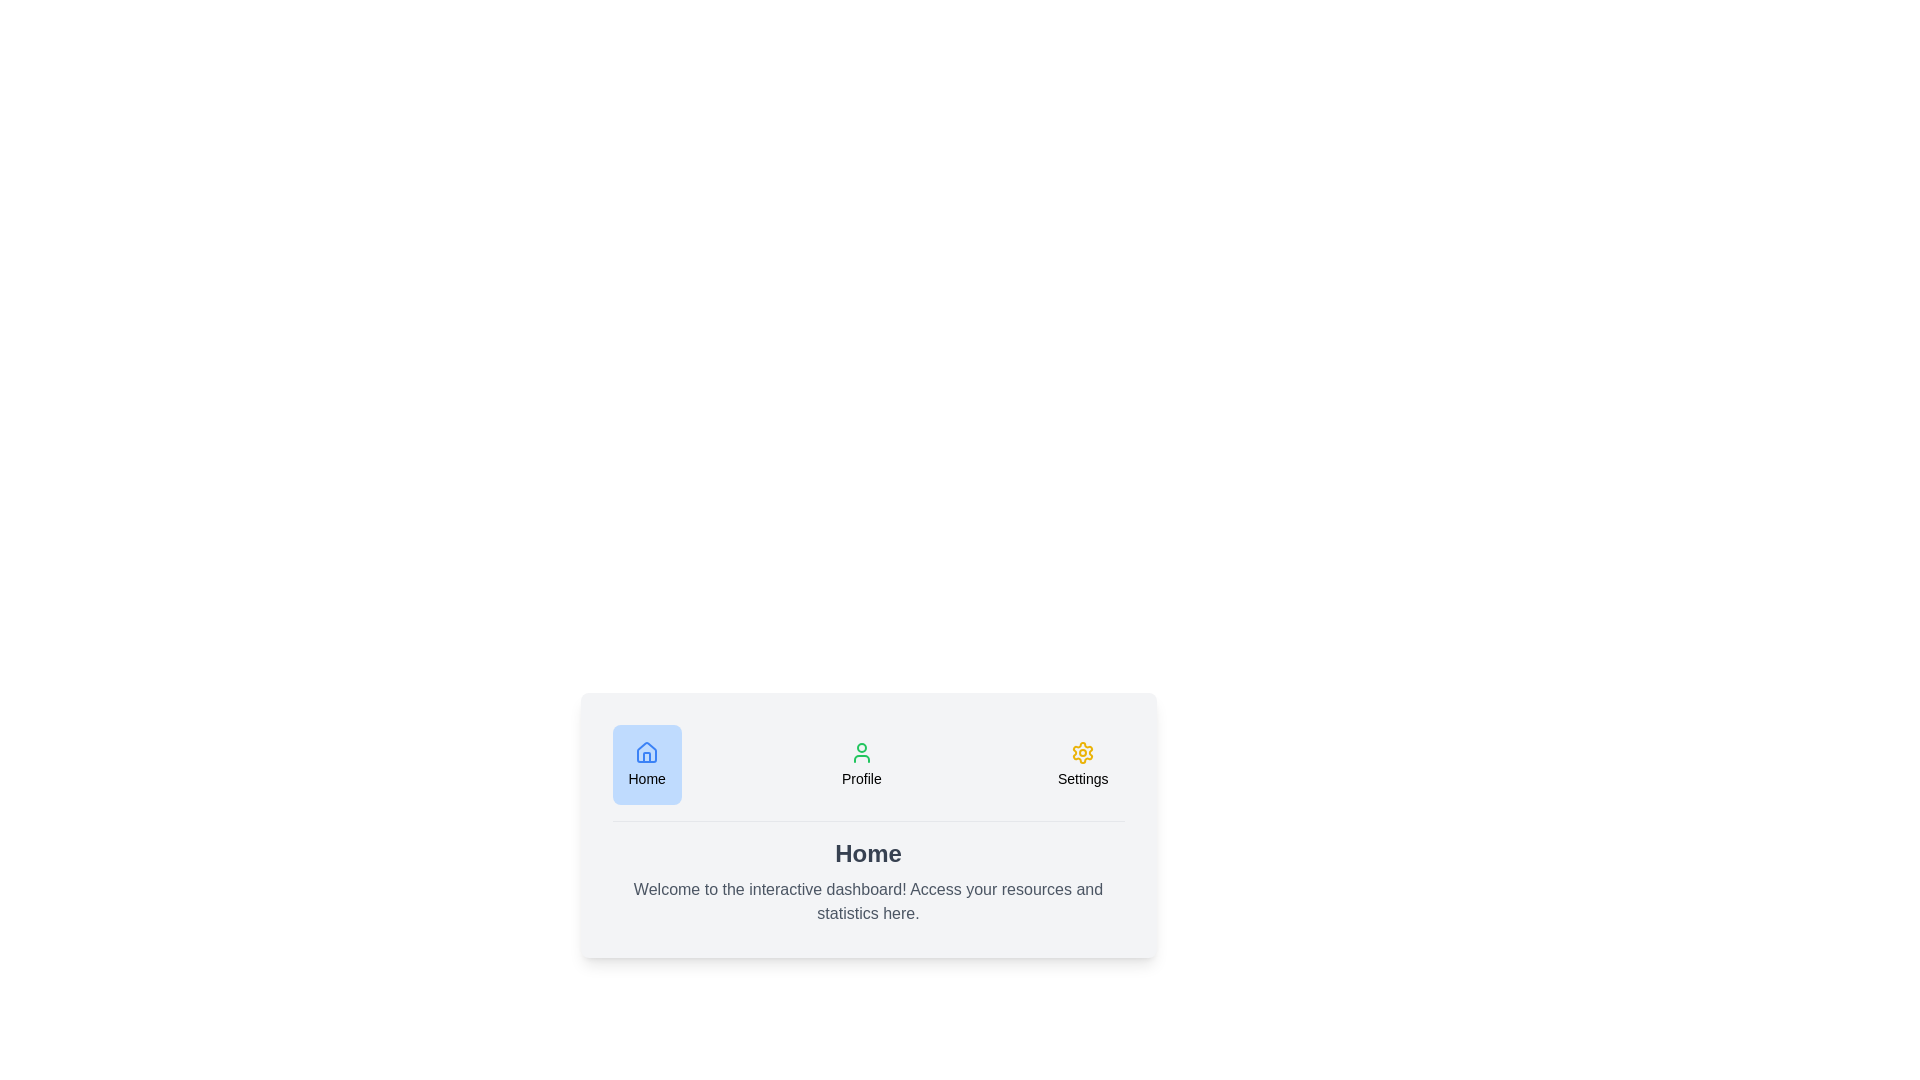 The width and height of the screenshot is (1920, 1080). I want to click on the tab button labeled 'Home' to switch to the corresponding tab, so click(647, 764).